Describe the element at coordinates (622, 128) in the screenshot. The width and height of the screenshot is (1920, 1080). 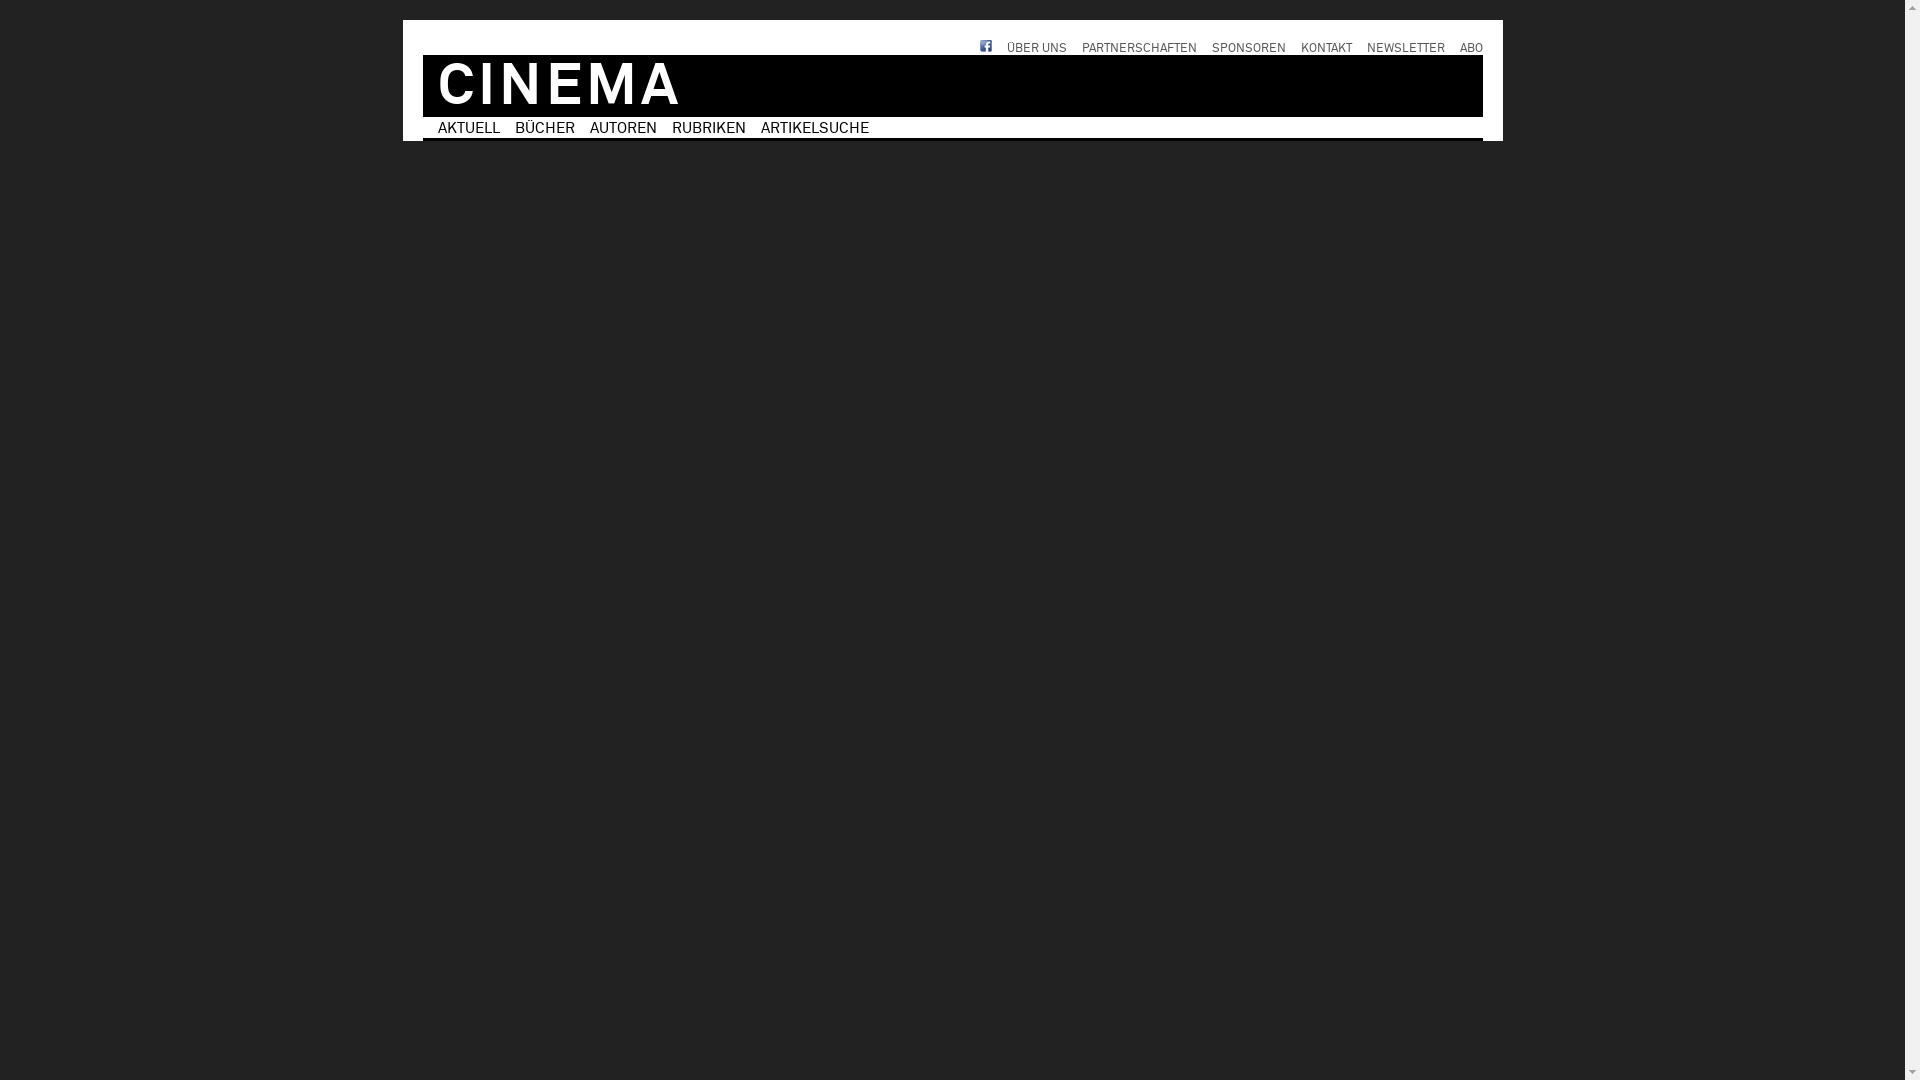
I see `'AUTOREN'` at that location.